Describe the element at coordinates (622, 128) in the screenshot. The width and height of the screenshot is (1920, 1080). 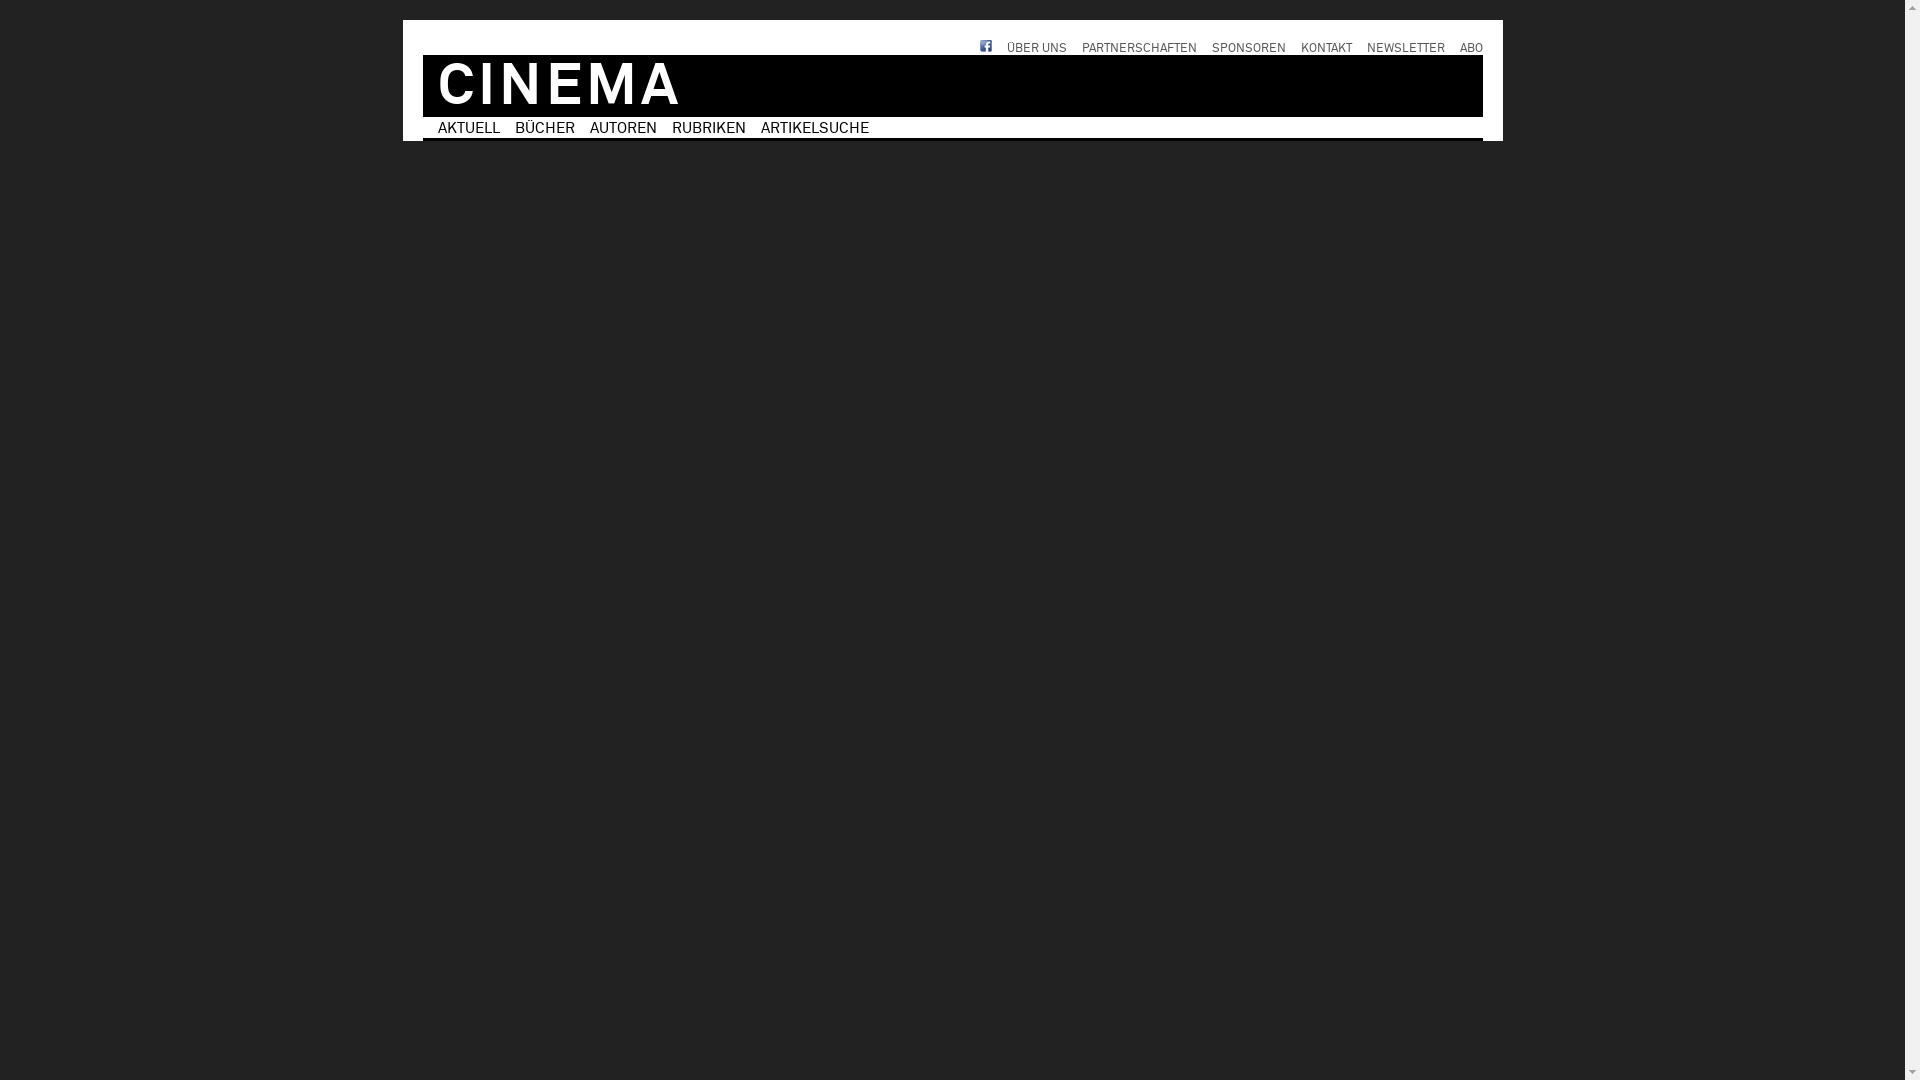
I see `'AUTOREN'` at that location.